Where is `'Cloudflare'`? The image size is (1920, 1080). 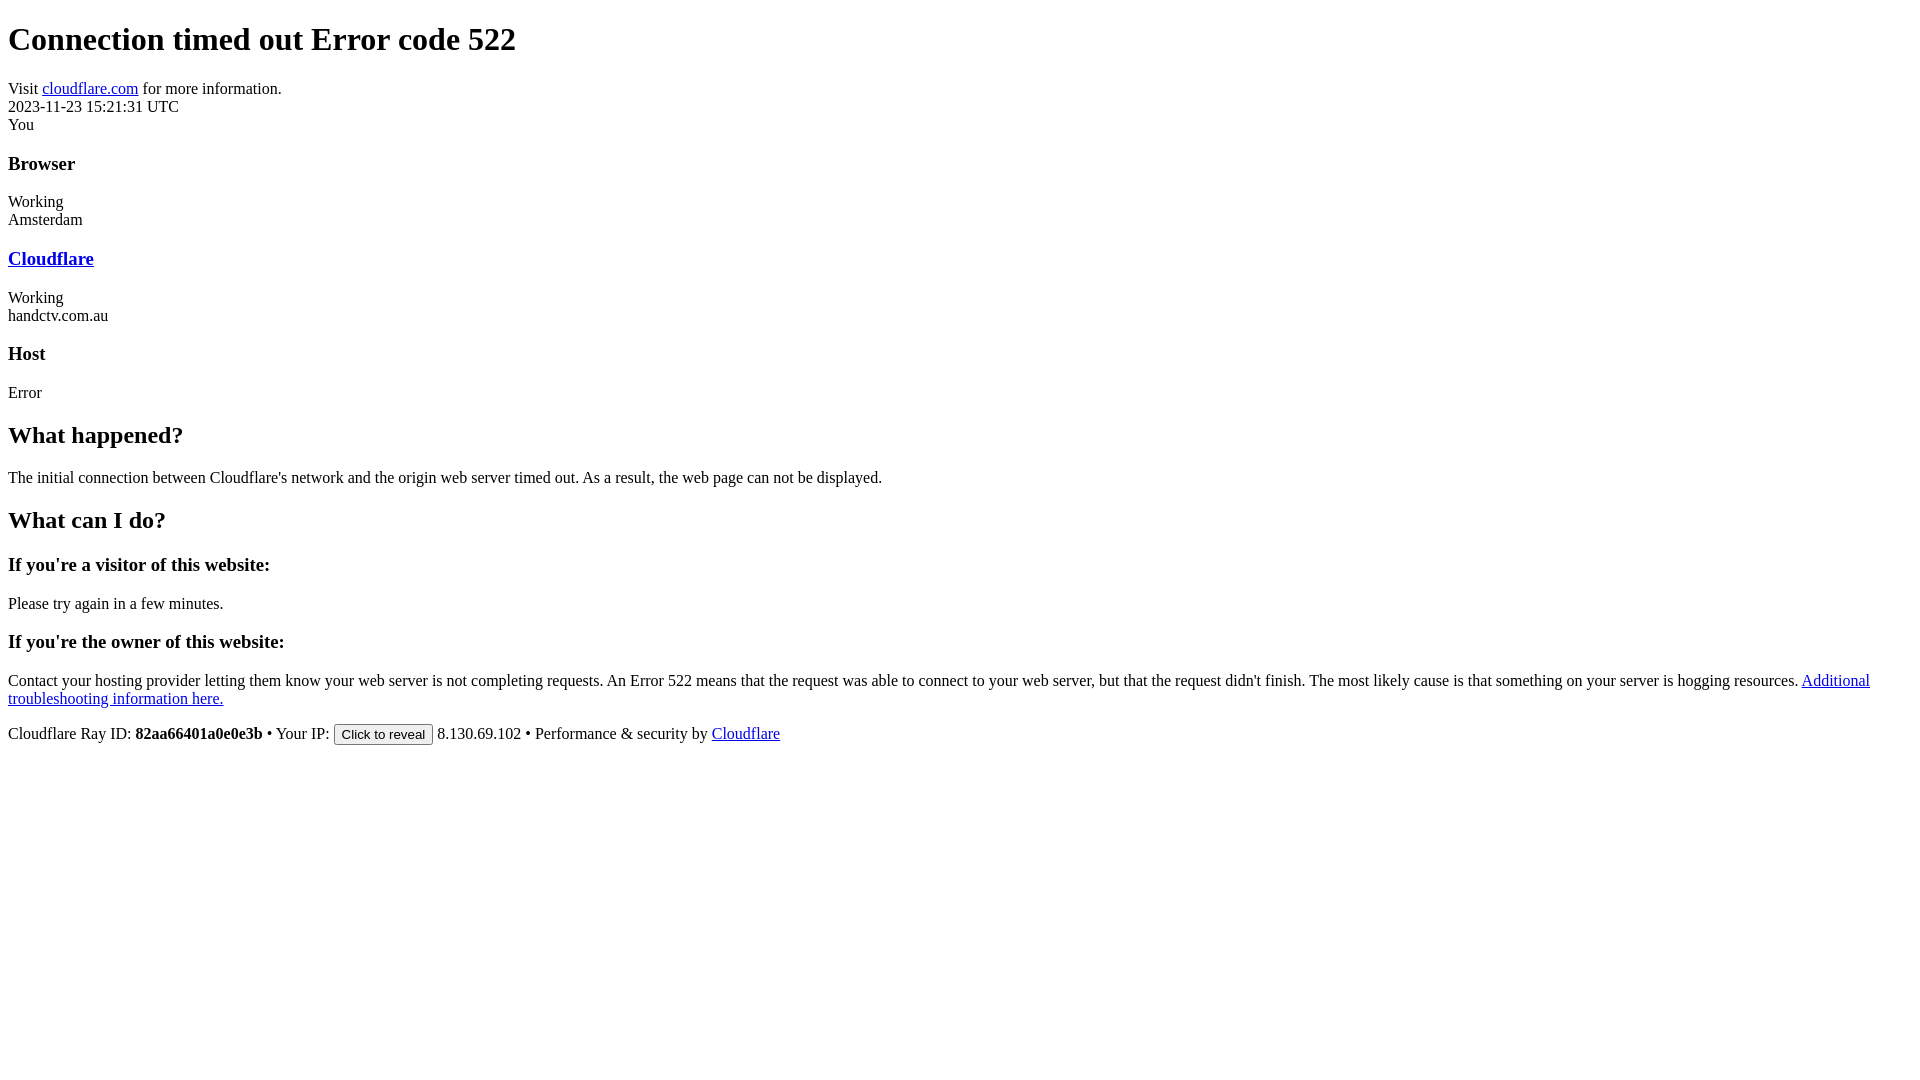 'Cloudflare' is located at coordinates (51, 257).